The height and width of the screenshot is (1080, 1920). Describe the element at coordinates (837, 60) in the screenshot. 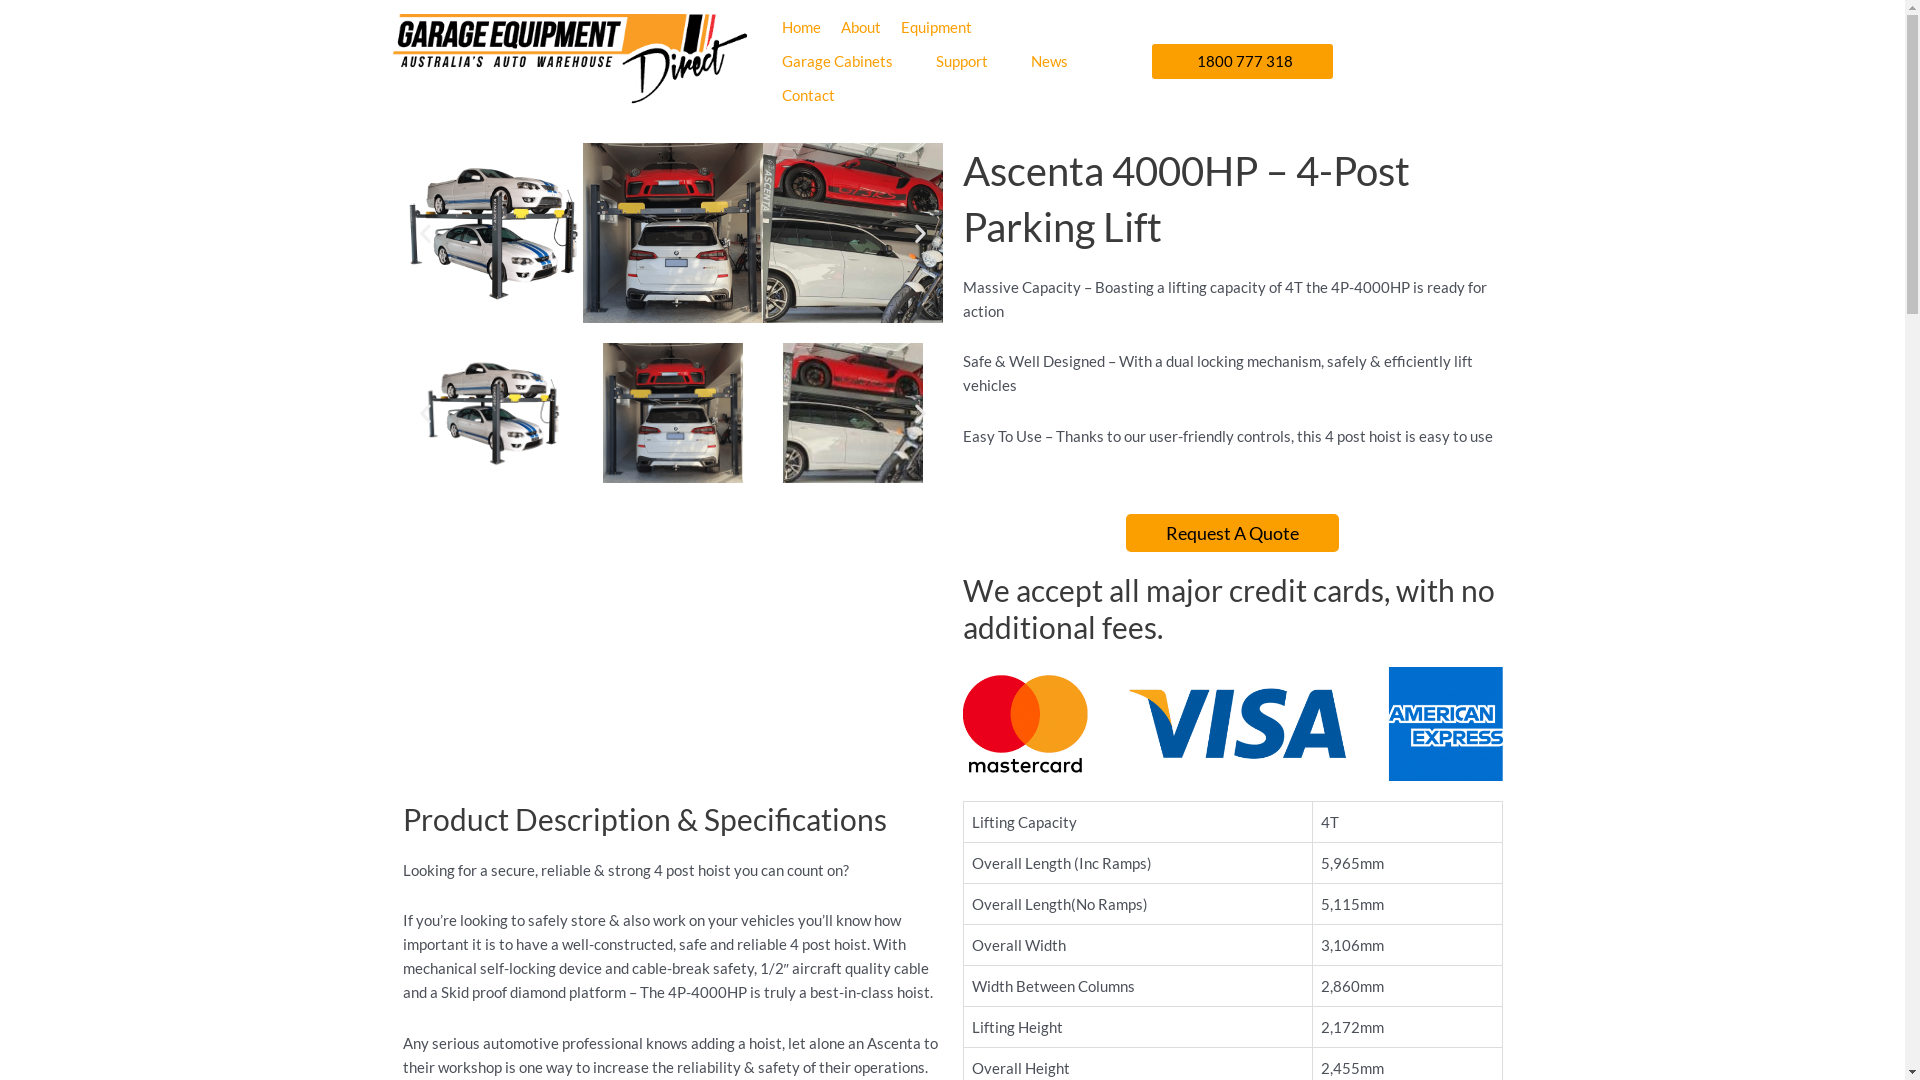

I see `'Garage Cabinets'` at that location.